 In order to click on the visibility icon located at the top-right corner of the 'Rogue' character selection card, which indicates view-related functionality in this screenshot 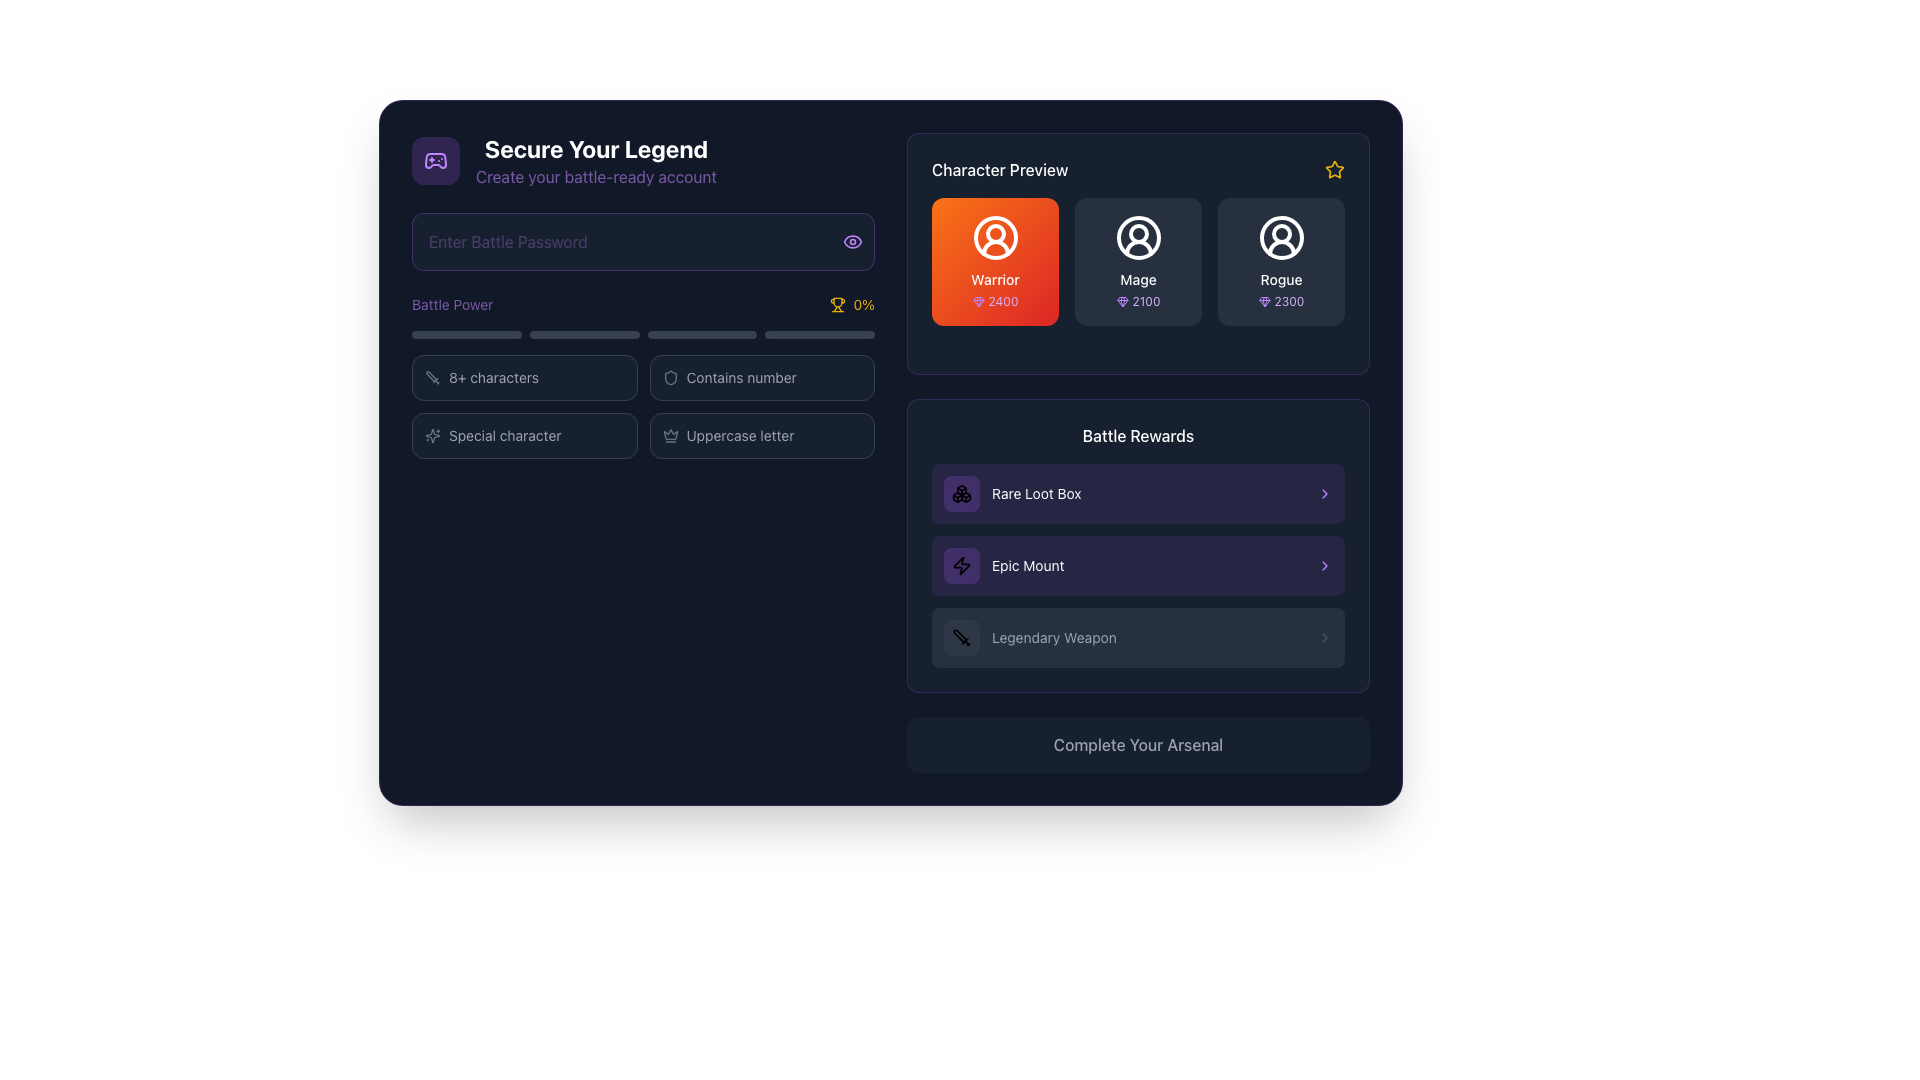, I will do `click(853, 241)`.